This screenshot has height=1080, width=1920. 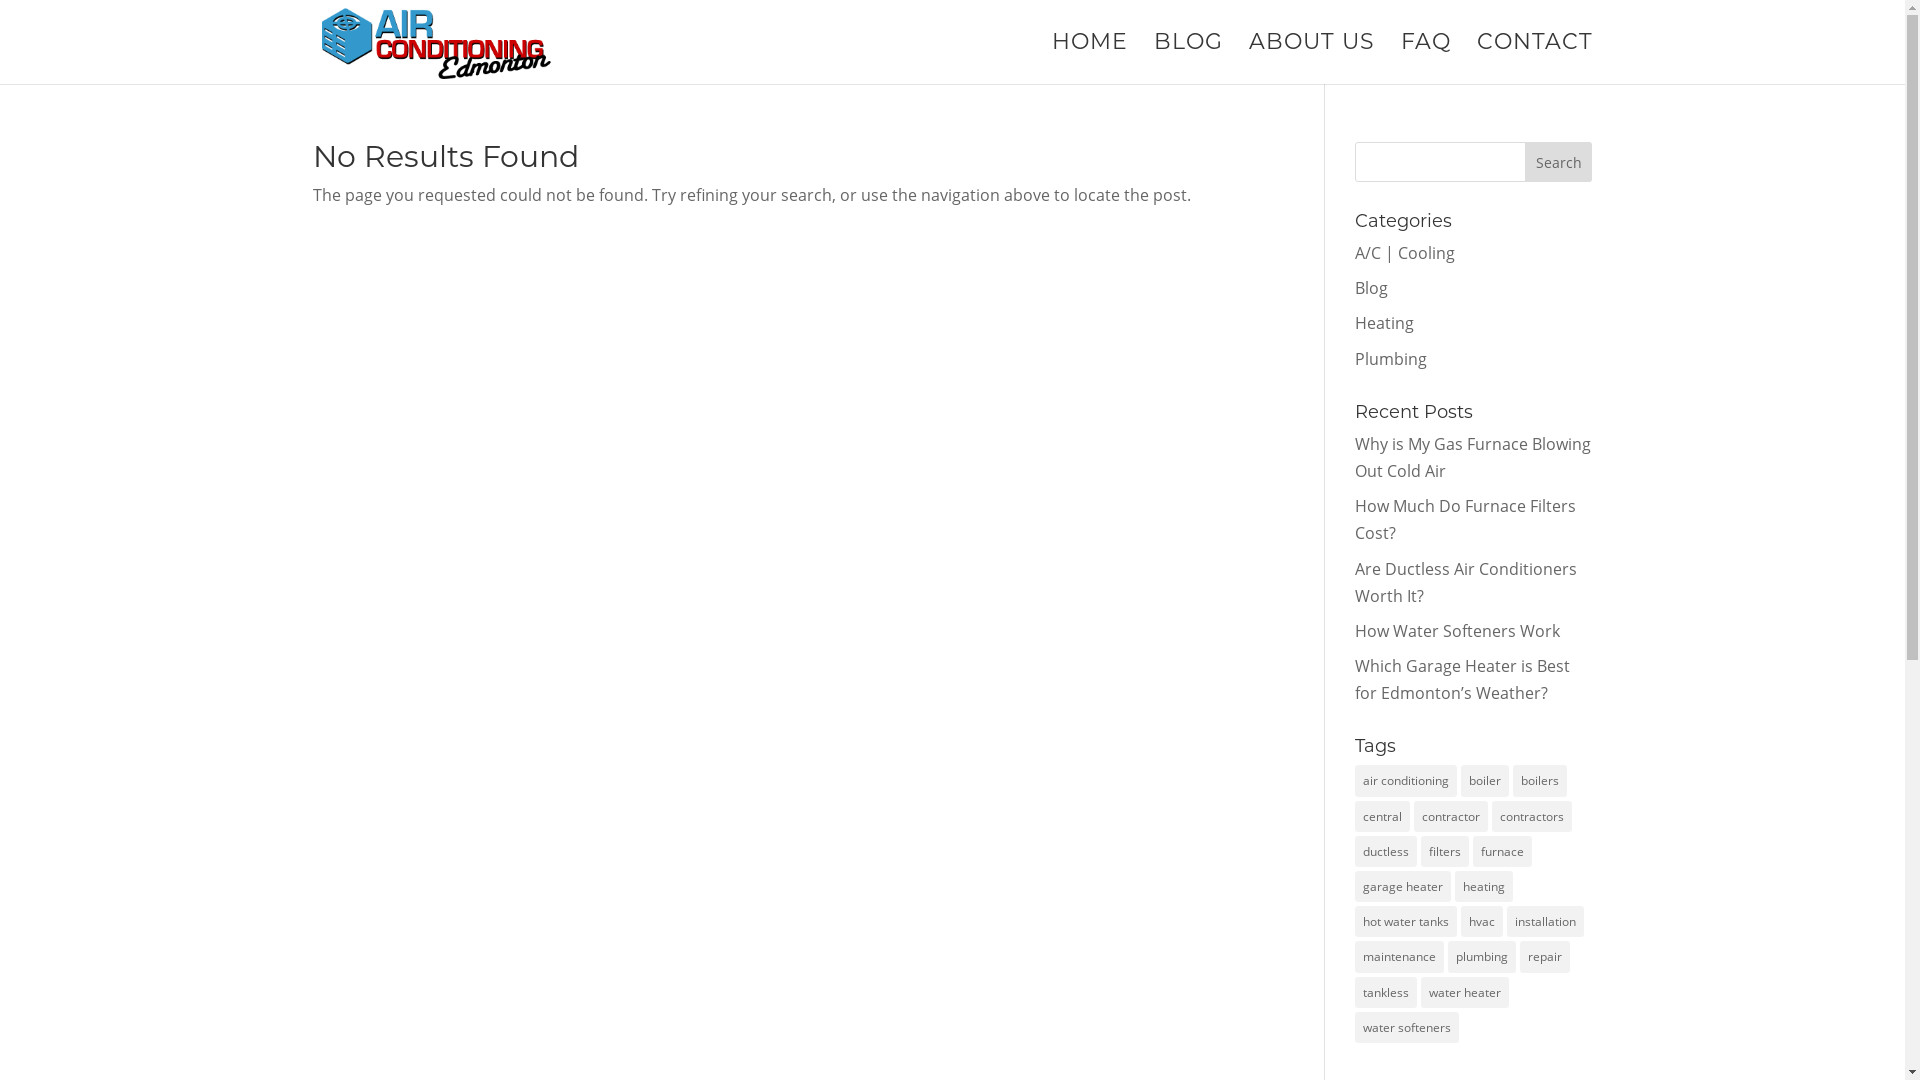 I want to click on 'HOME', so click(x=1088, y=58).